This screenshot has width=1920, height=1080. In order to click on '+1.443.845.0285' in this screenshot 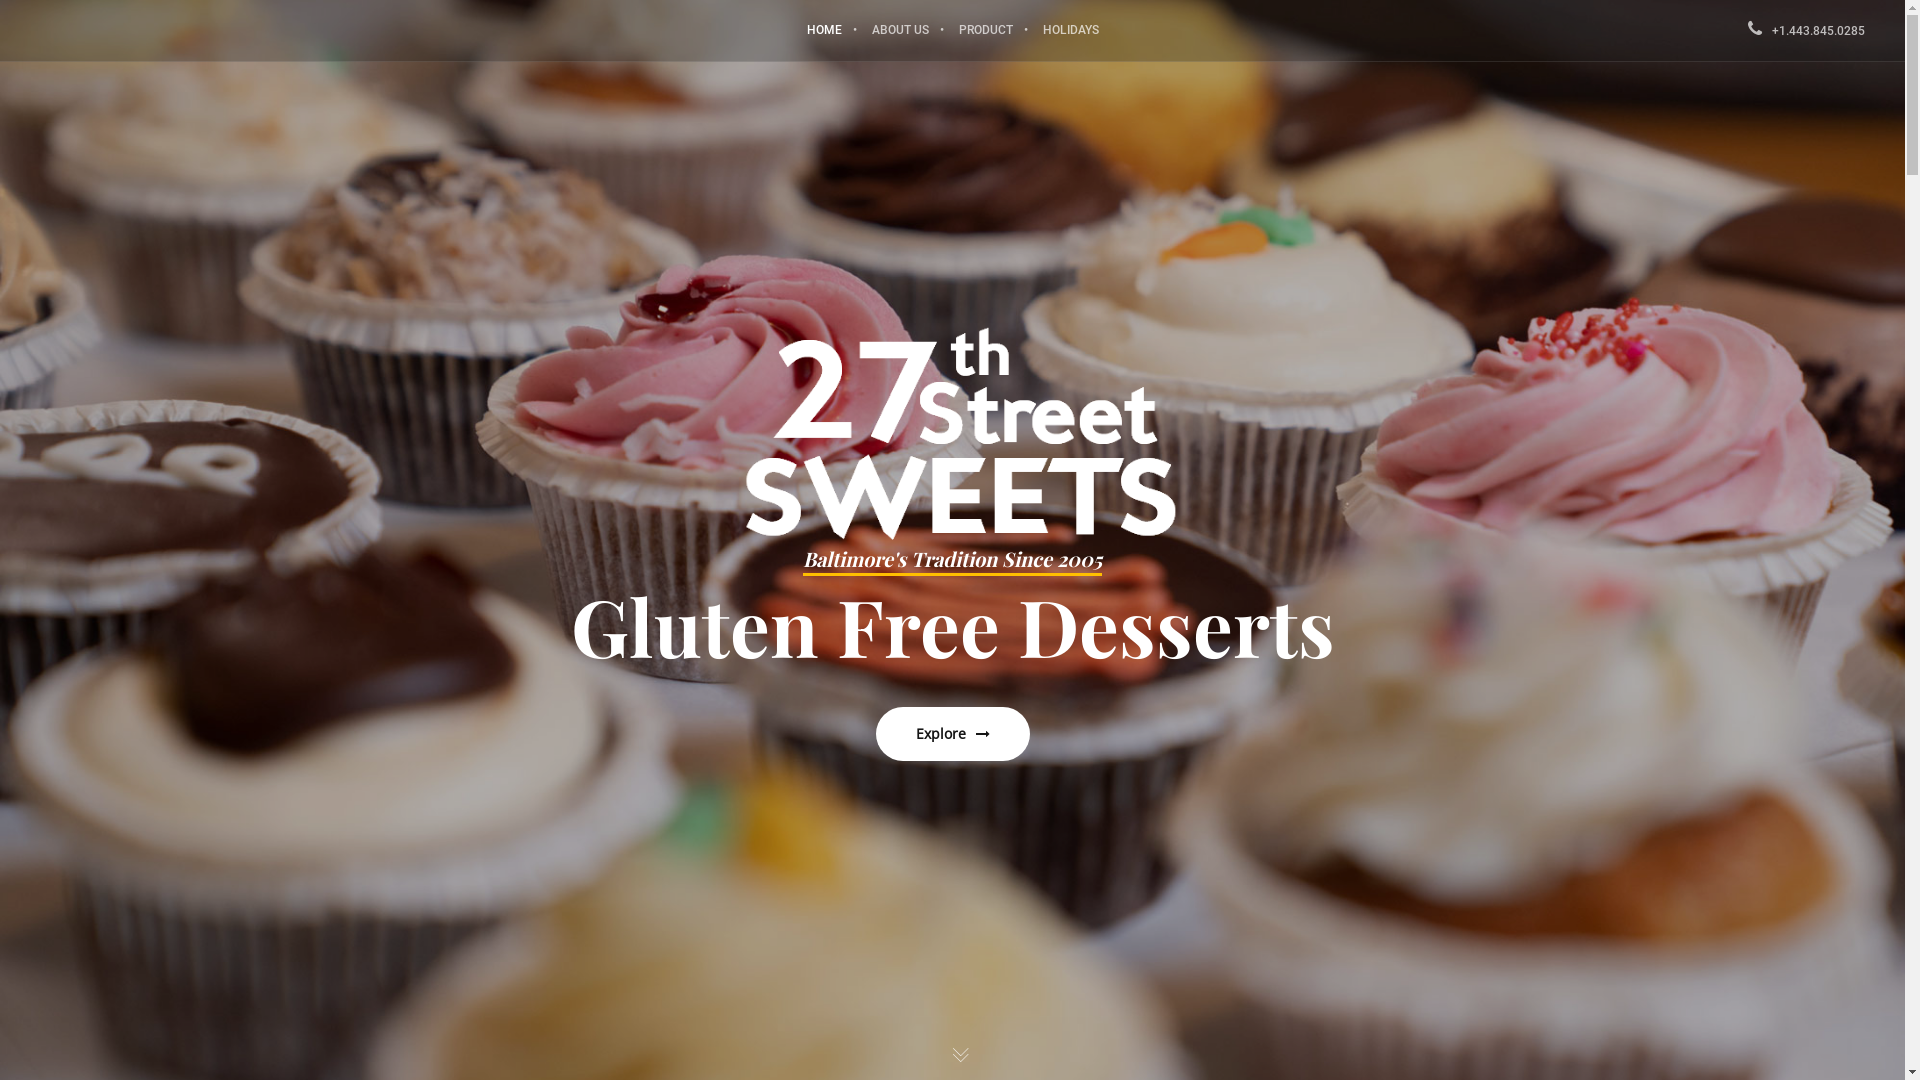, I will do `click(1806, 30)`.